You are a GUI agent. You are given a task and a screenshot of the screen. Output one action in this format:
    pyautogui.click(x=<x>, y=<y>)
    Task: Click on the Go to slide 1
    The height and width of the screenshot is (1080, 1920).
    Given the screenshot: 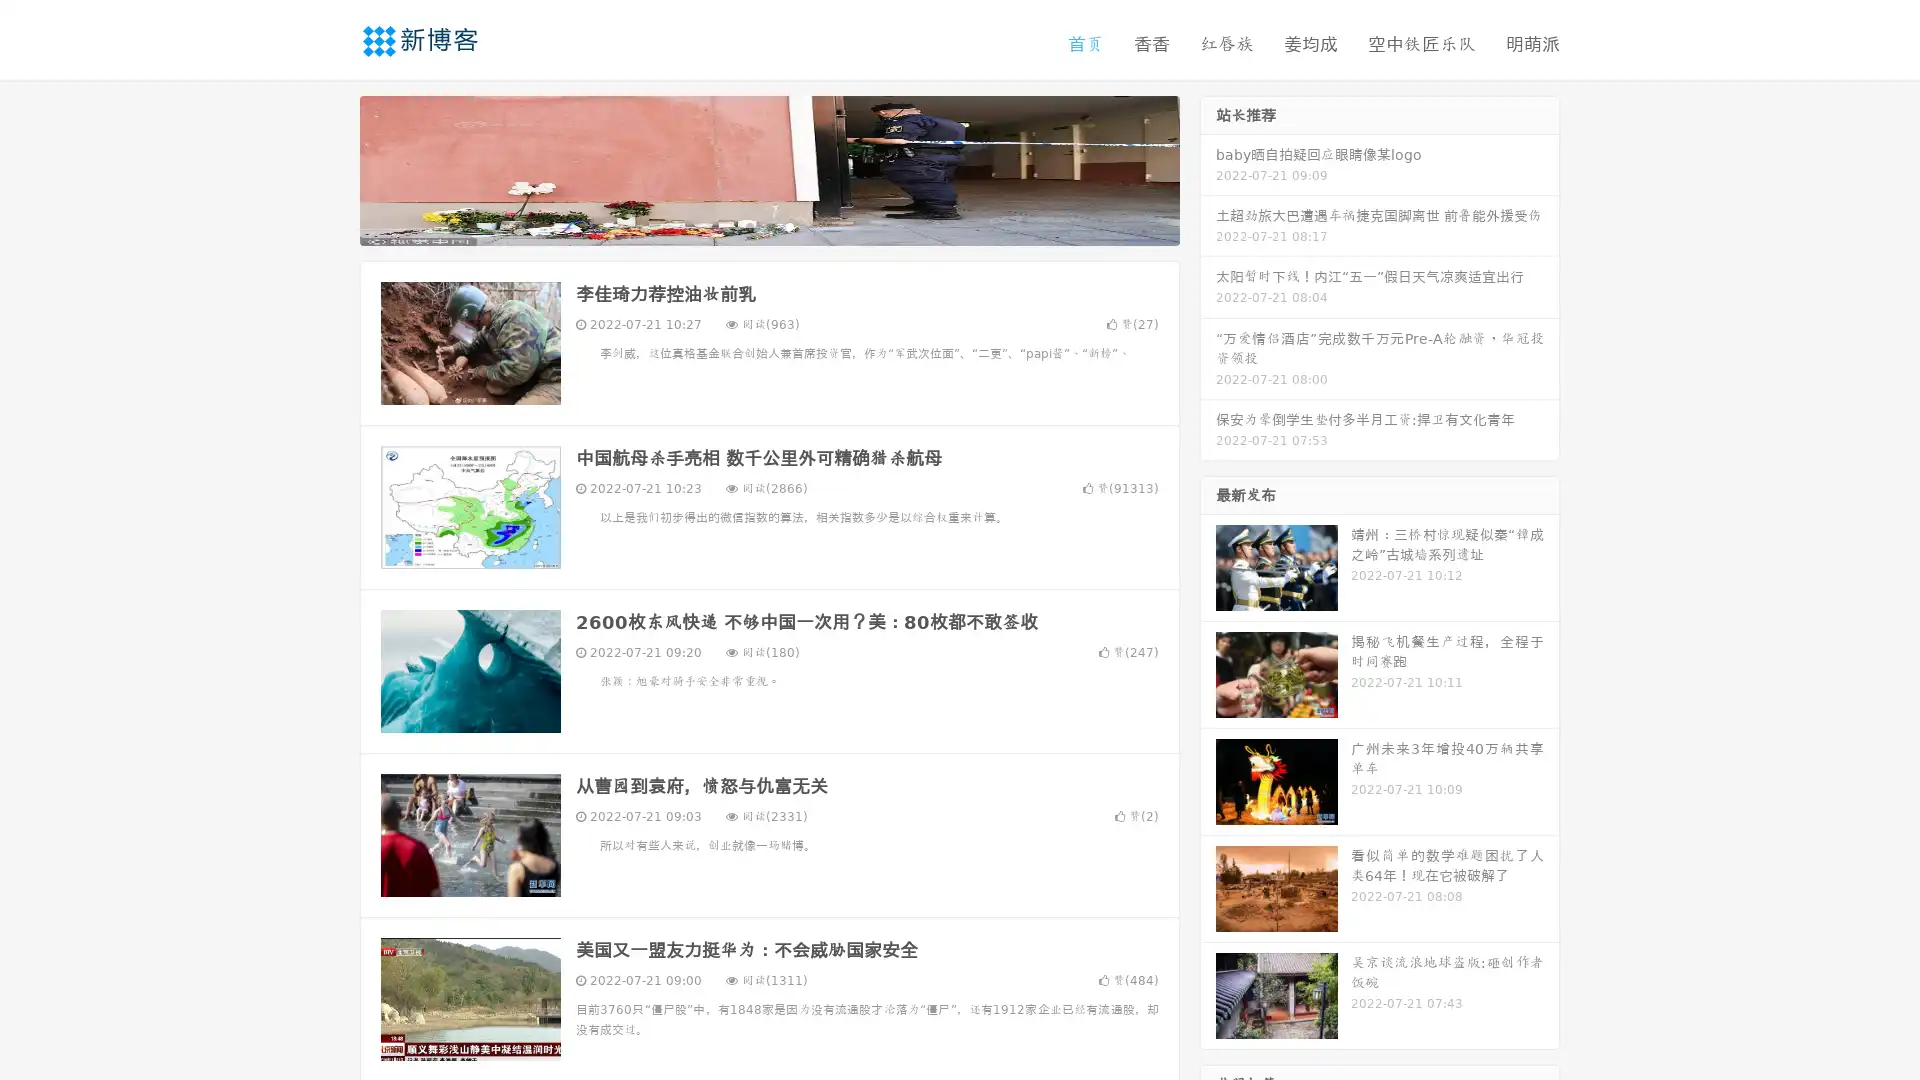 What is the action you would take?
    pyautogui.click(x=748, y=225)
    